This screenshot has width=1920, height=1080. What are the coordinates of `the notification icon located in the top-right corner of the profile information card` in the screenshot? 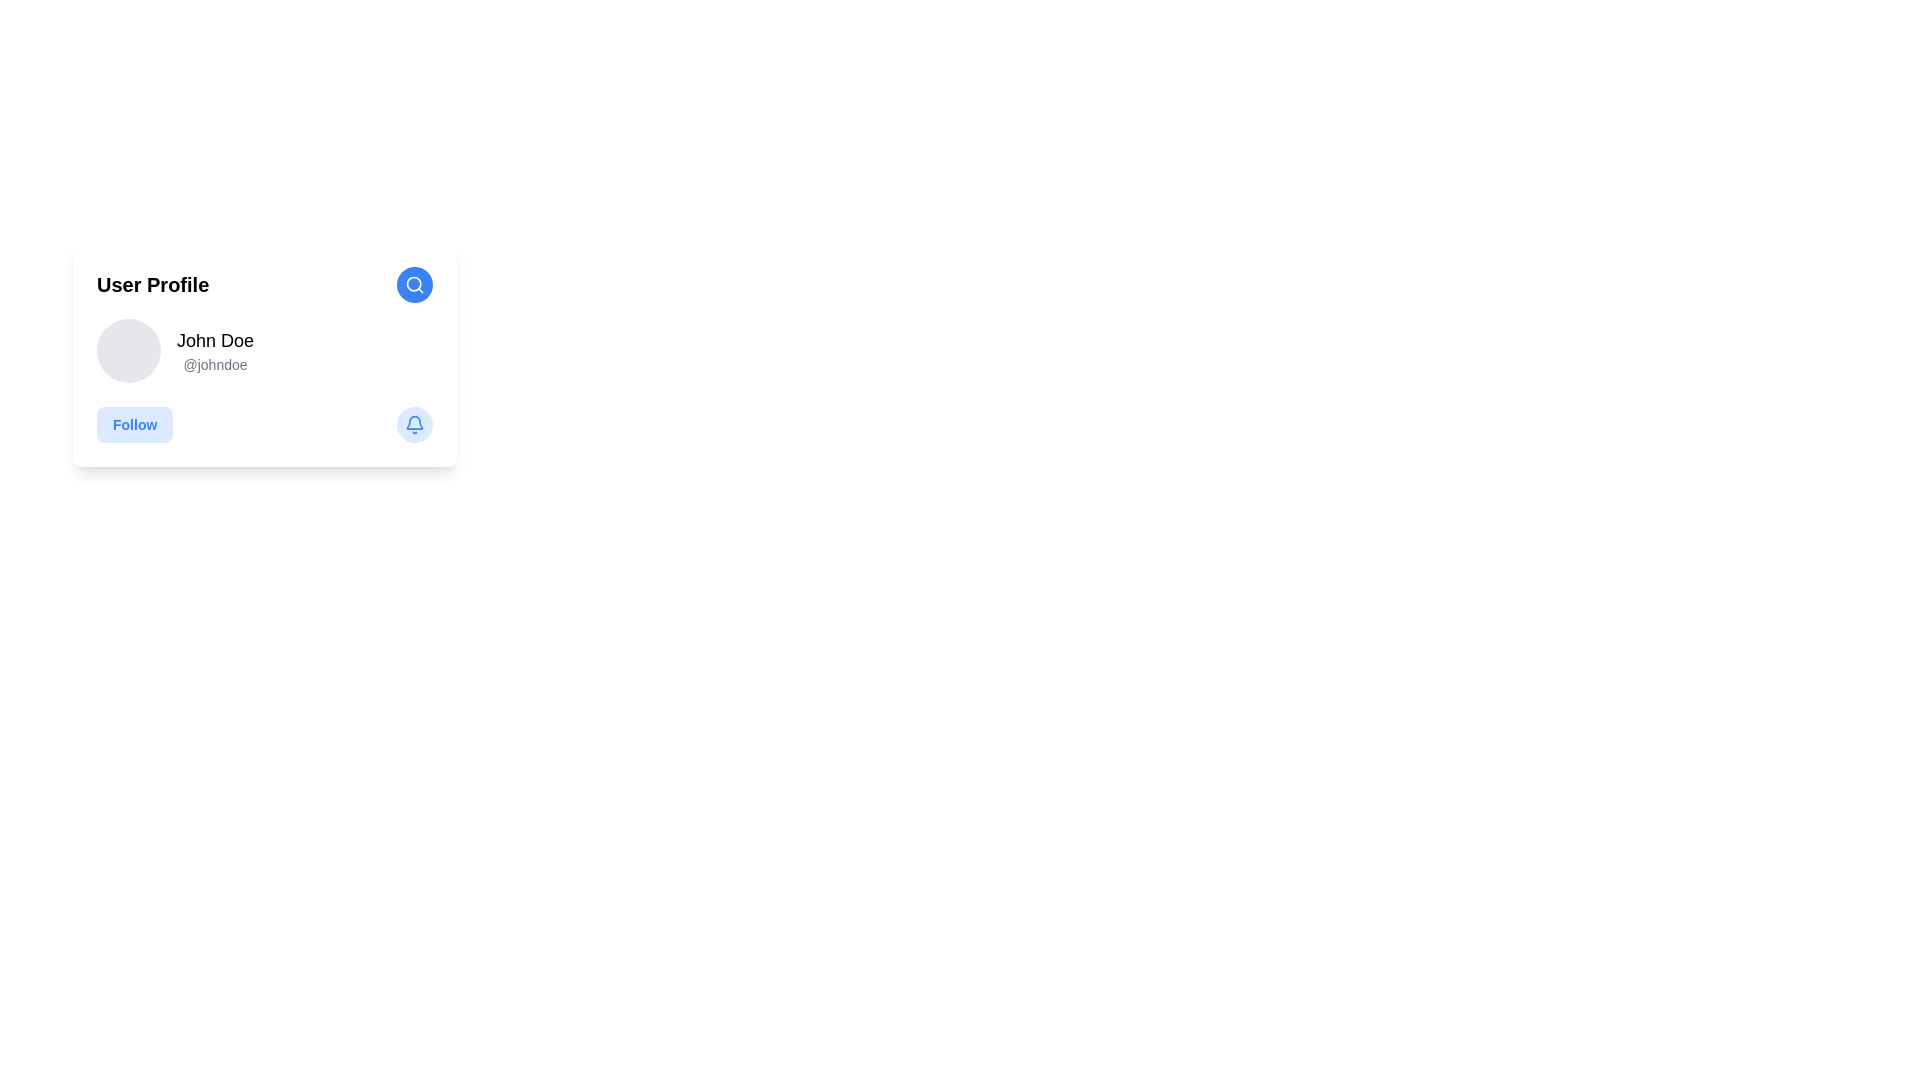 It's located at (413, 421).